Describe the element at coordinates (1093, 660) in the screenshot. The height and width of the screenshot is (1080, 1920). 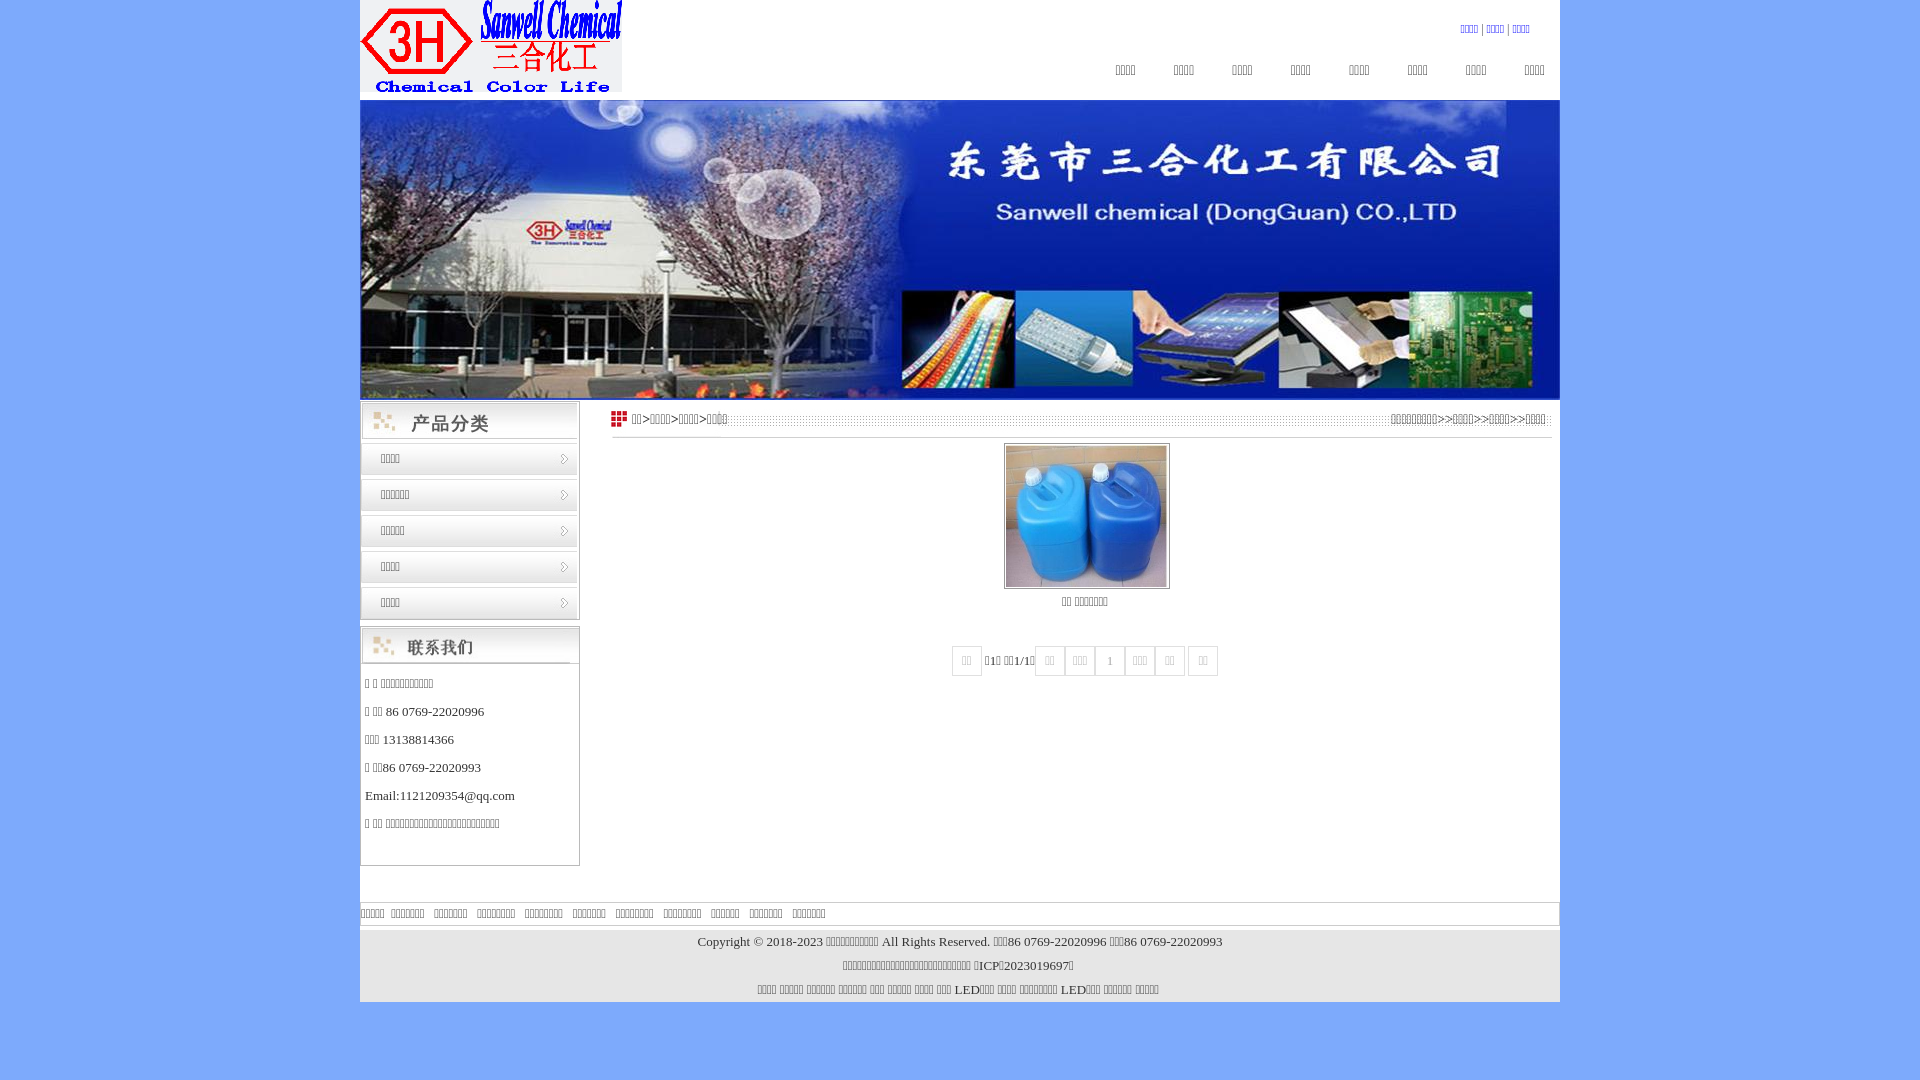
I see `'1'` at that location.